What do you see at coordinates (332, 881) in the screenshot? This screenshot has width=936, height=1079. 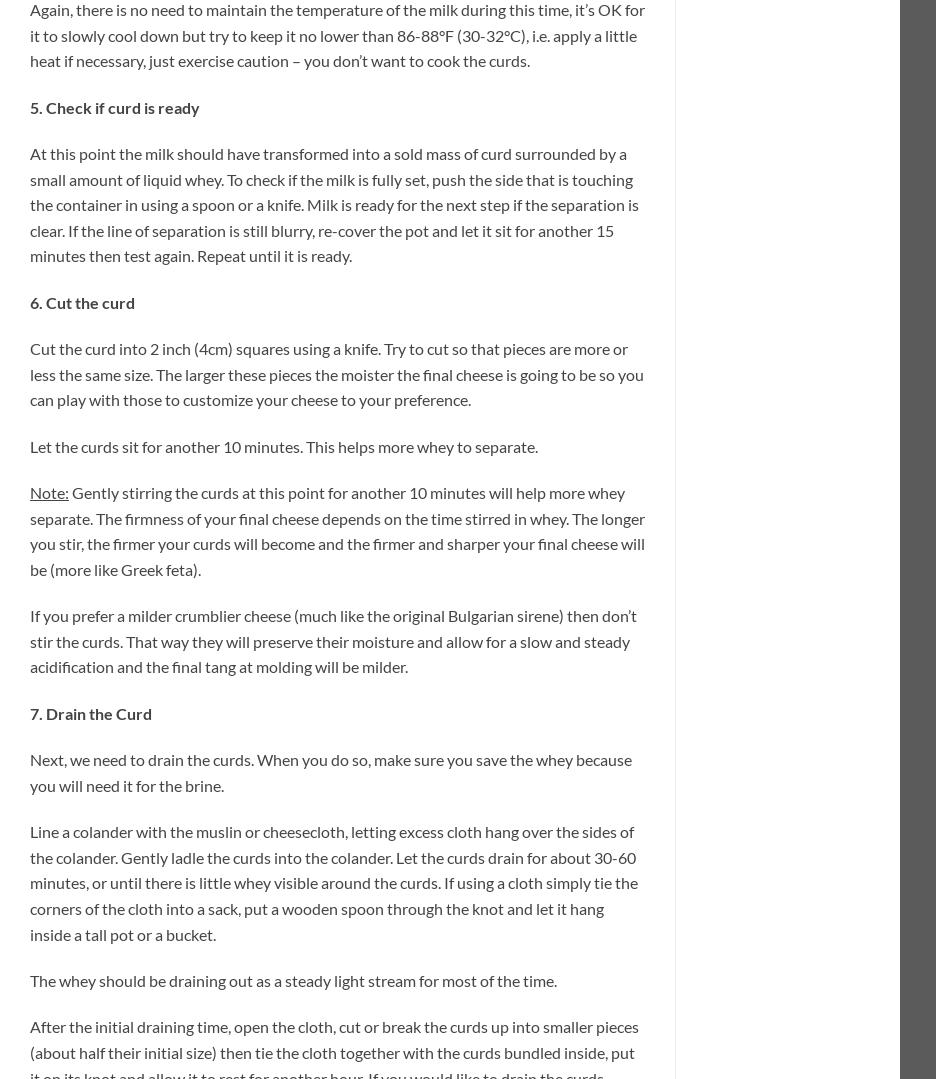 I see `'Line a colander with the muslin or cheesecloth, letting excess cloth hang over the sides of the colander. Gently ladle the curds into the colander. Let the curds drain for about 30-60 minutes, or until there is little whey visible around the curds. If using a cloth simply tie the corners of the cloth into a sack, put a wooden spoon through the knot and let it hang inside a tall pot or a bucket.'` at bounding box center [332, 881].